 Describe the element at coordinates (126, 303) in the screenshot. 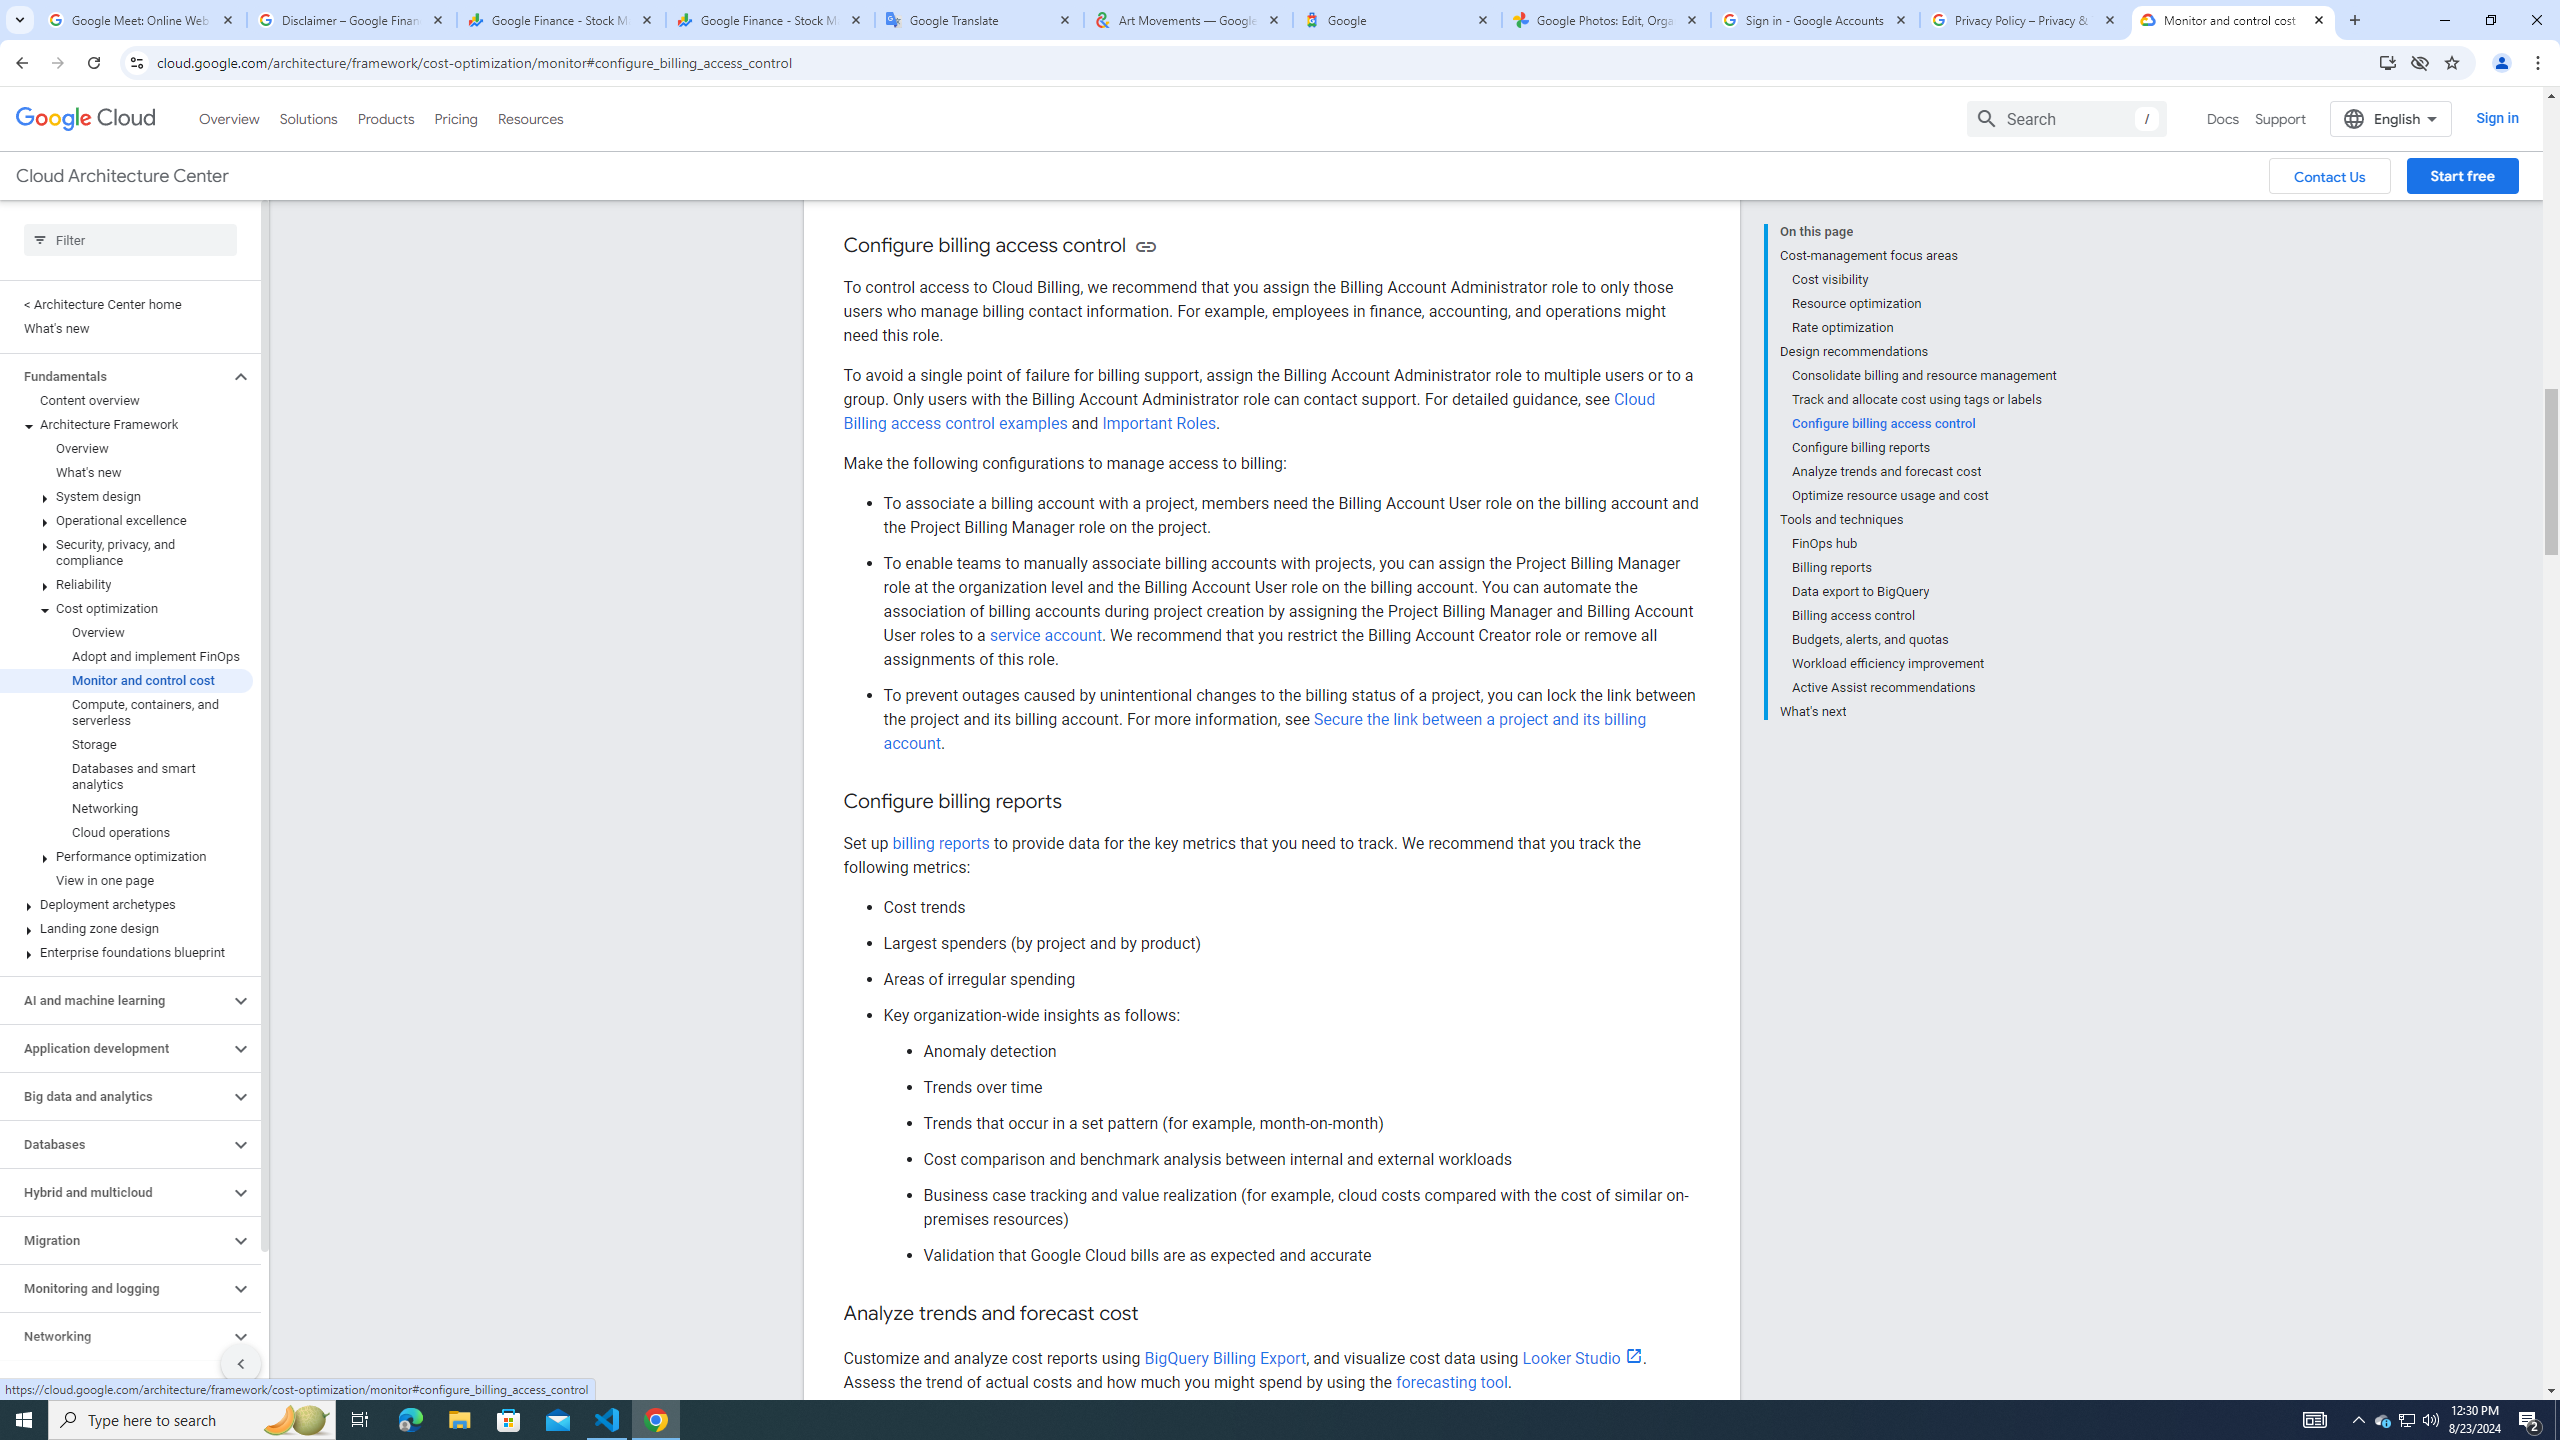

I see `'< Architecture Center home'` at that location.